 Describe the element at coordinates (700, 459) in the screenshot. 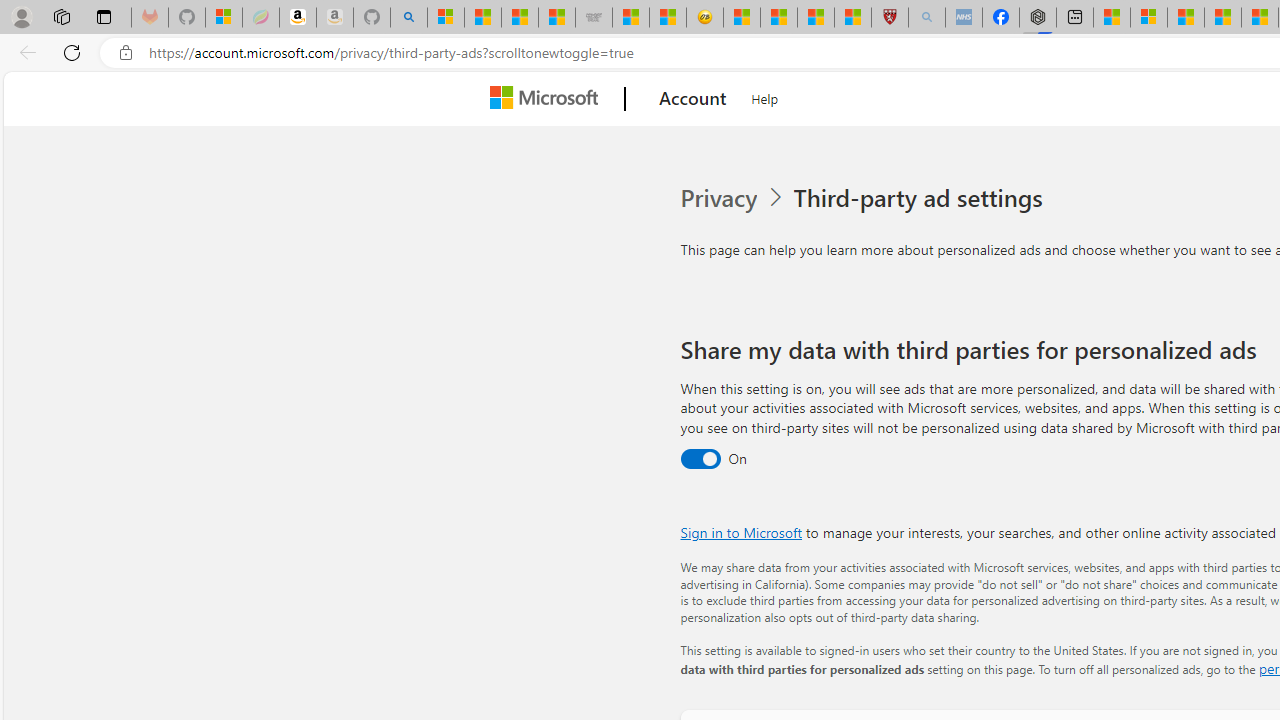

I see `'Third party data sharing toggle'` at that location.